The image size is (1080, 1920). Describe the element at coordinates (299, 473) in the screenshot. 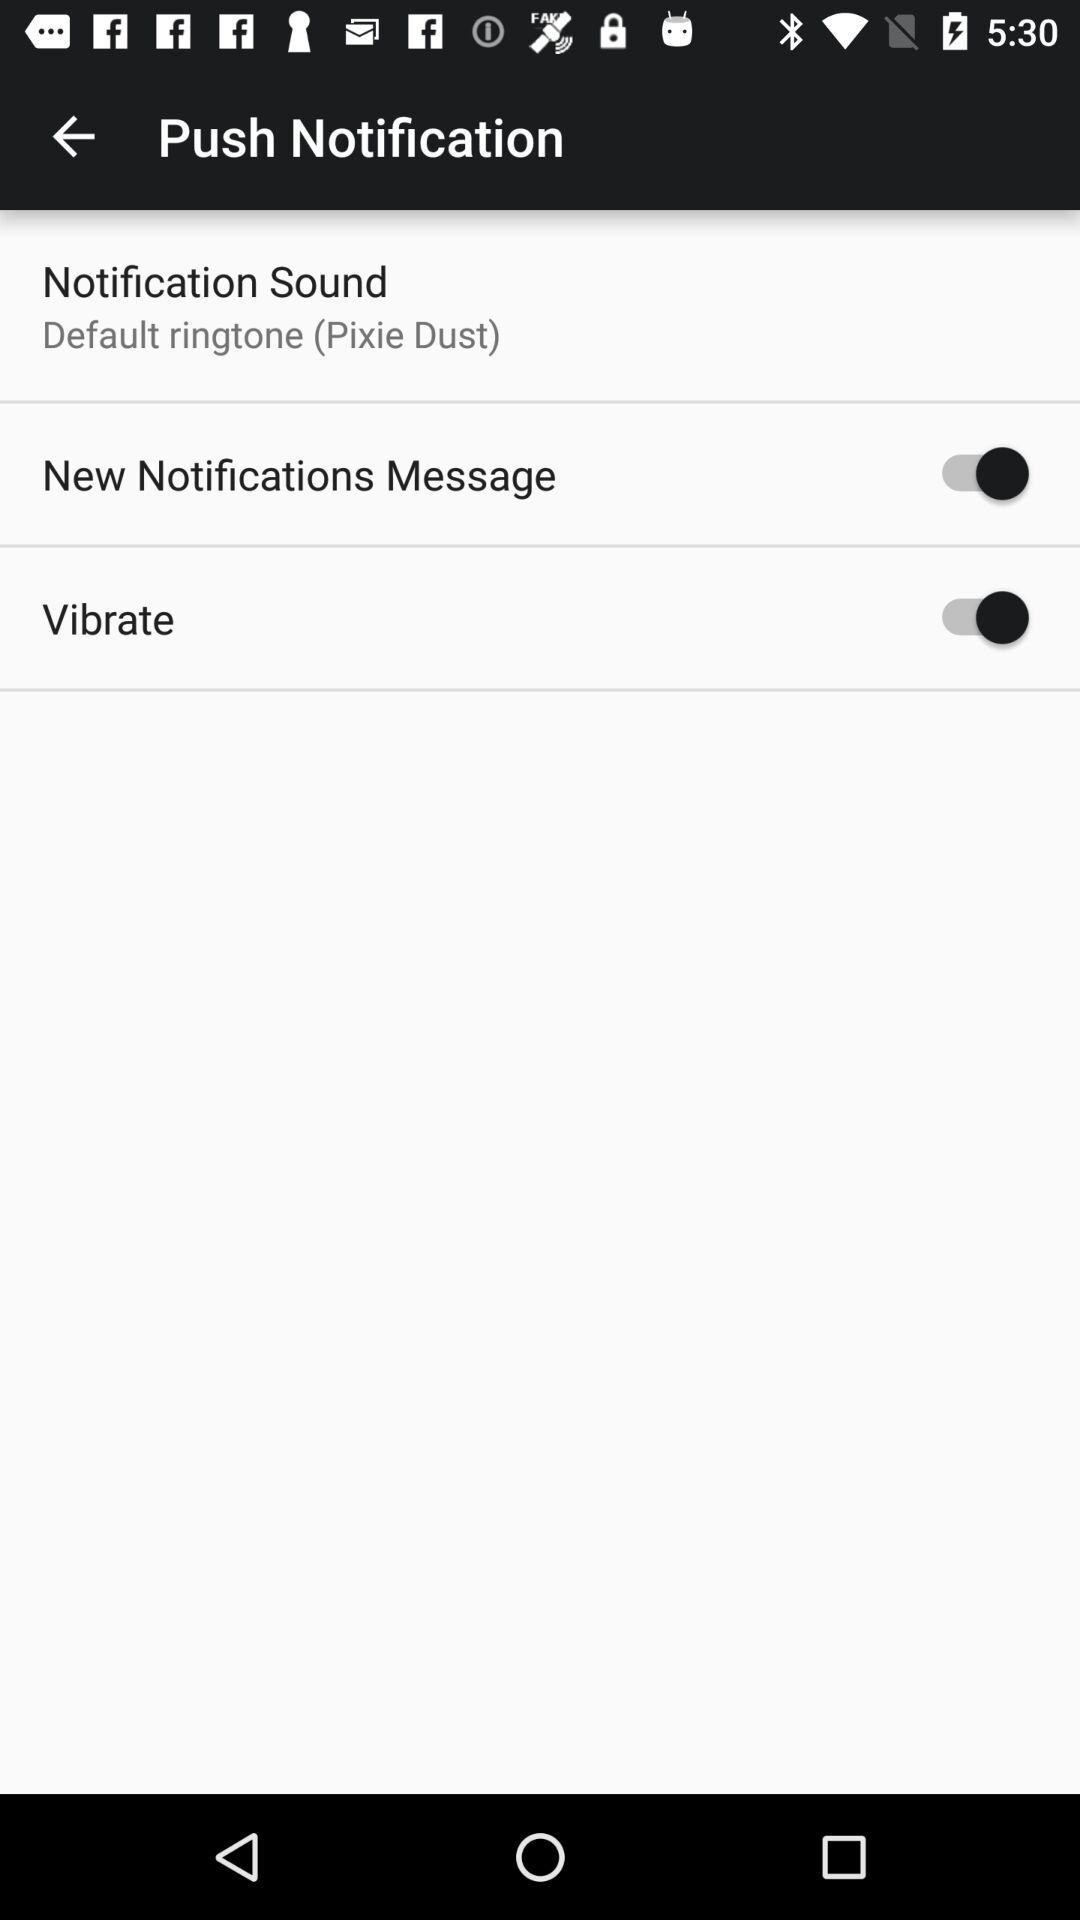

I see `the item below default ringtone pixie` at that location.